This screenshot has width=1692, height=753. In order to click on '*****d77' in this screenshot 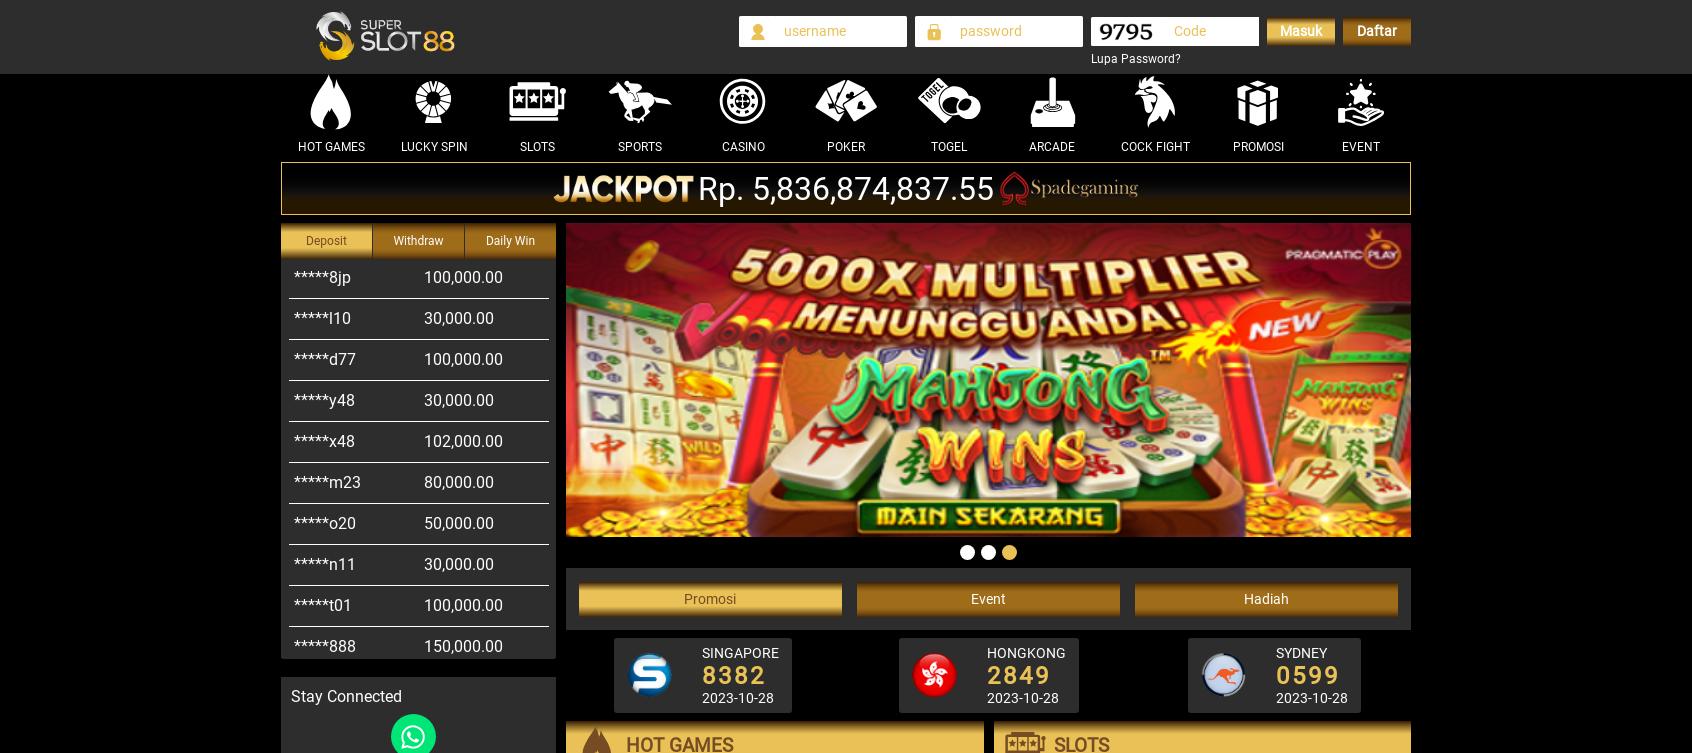, I will do `click(324, 317)`.